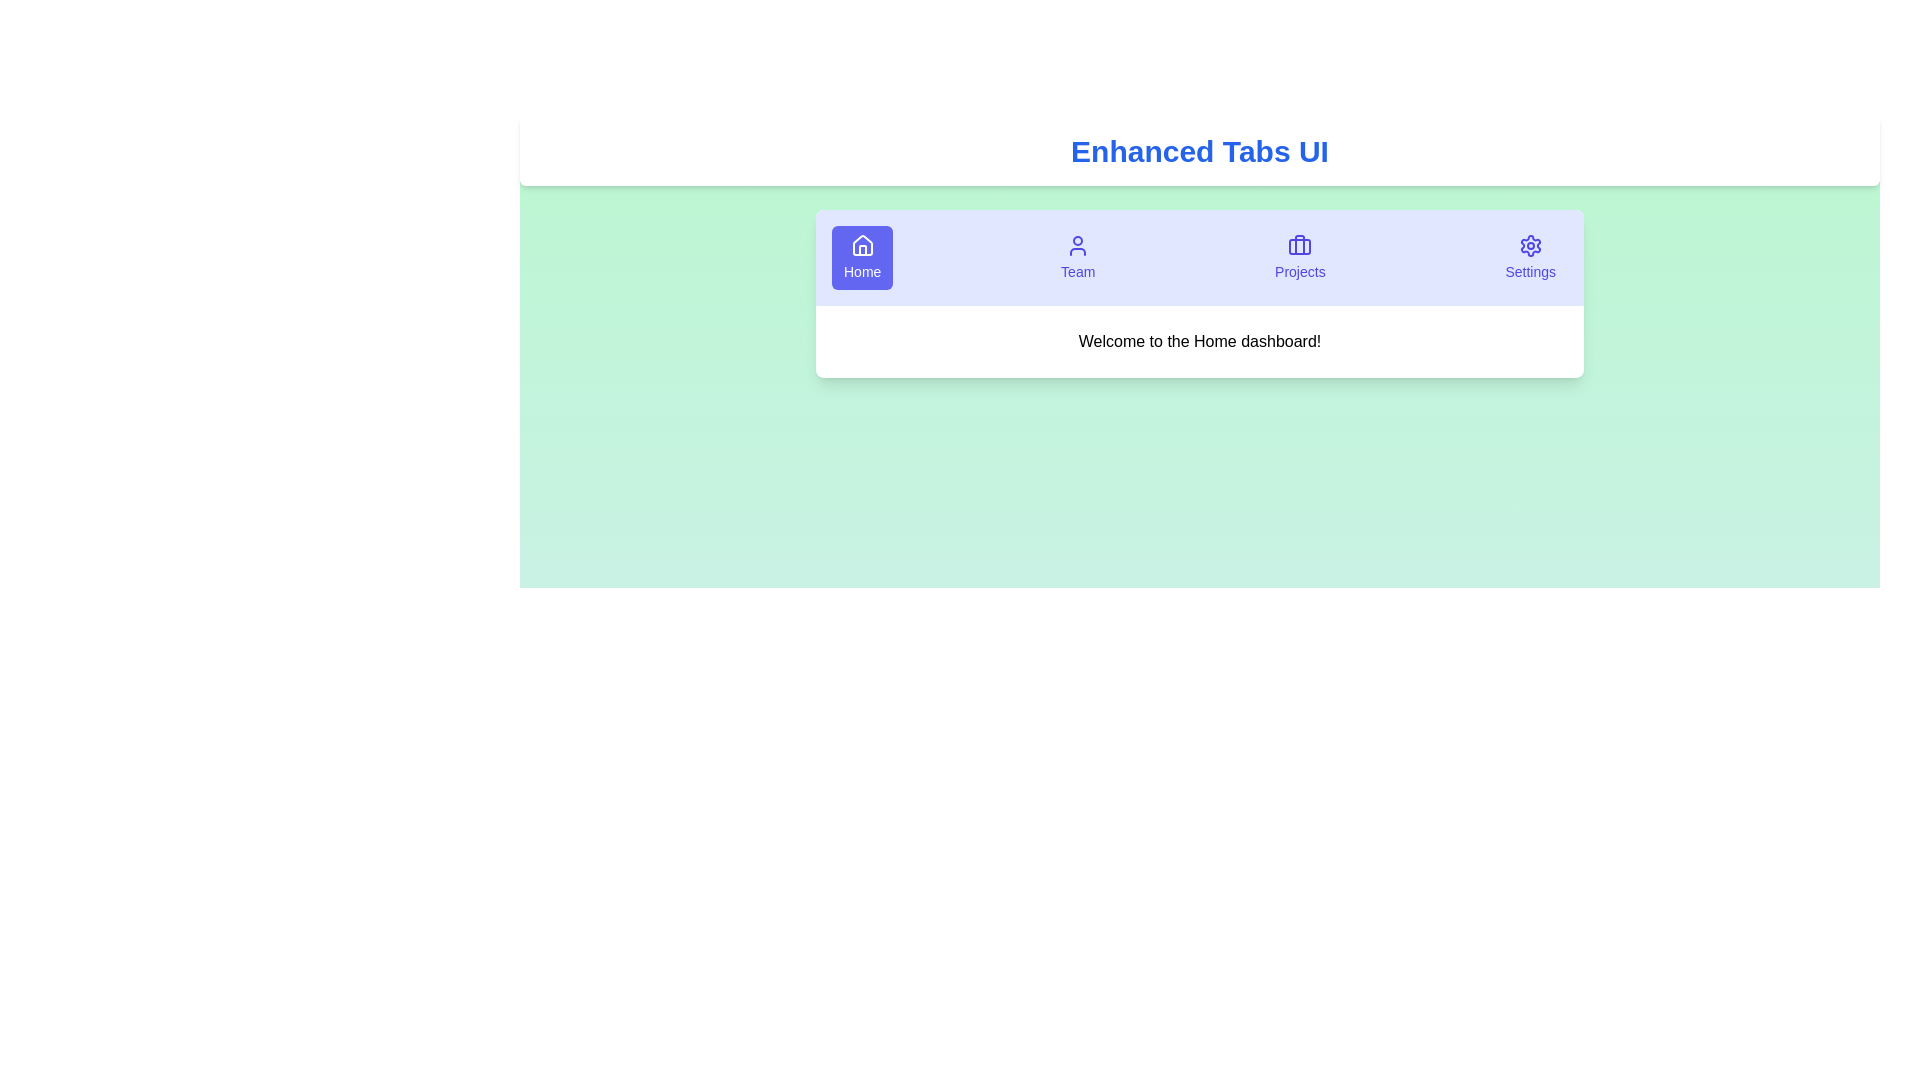 Image resolution: width=1920 pixels, height=1080 pixels. I want to click on the settings icon located at the rightmost position in the navigation menu, so click(1529, 245).